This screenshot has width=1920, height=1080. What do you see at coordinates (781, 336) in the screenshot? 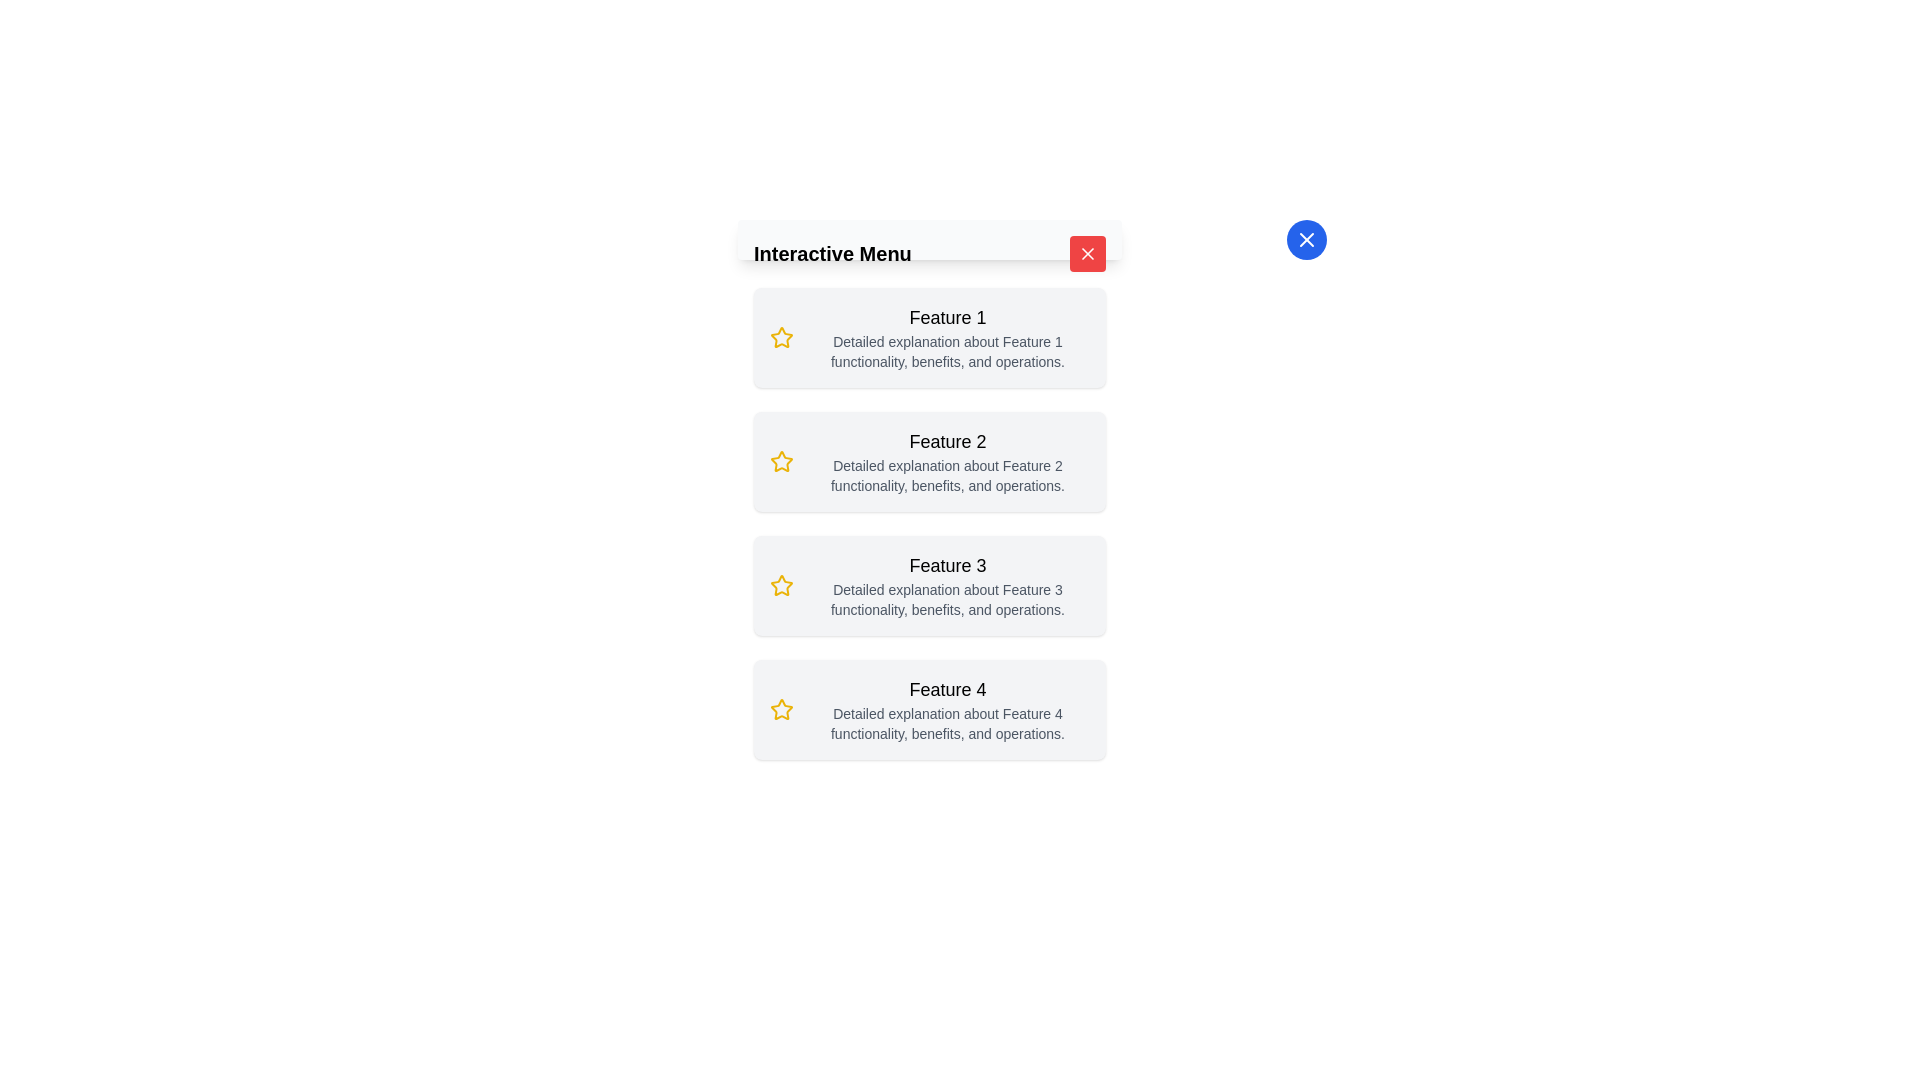
I see `the first star icon in a vertical list of four, located on the left side of the interface, which serves as a visual identifier or rating marker` at bounding box center [781, 336].